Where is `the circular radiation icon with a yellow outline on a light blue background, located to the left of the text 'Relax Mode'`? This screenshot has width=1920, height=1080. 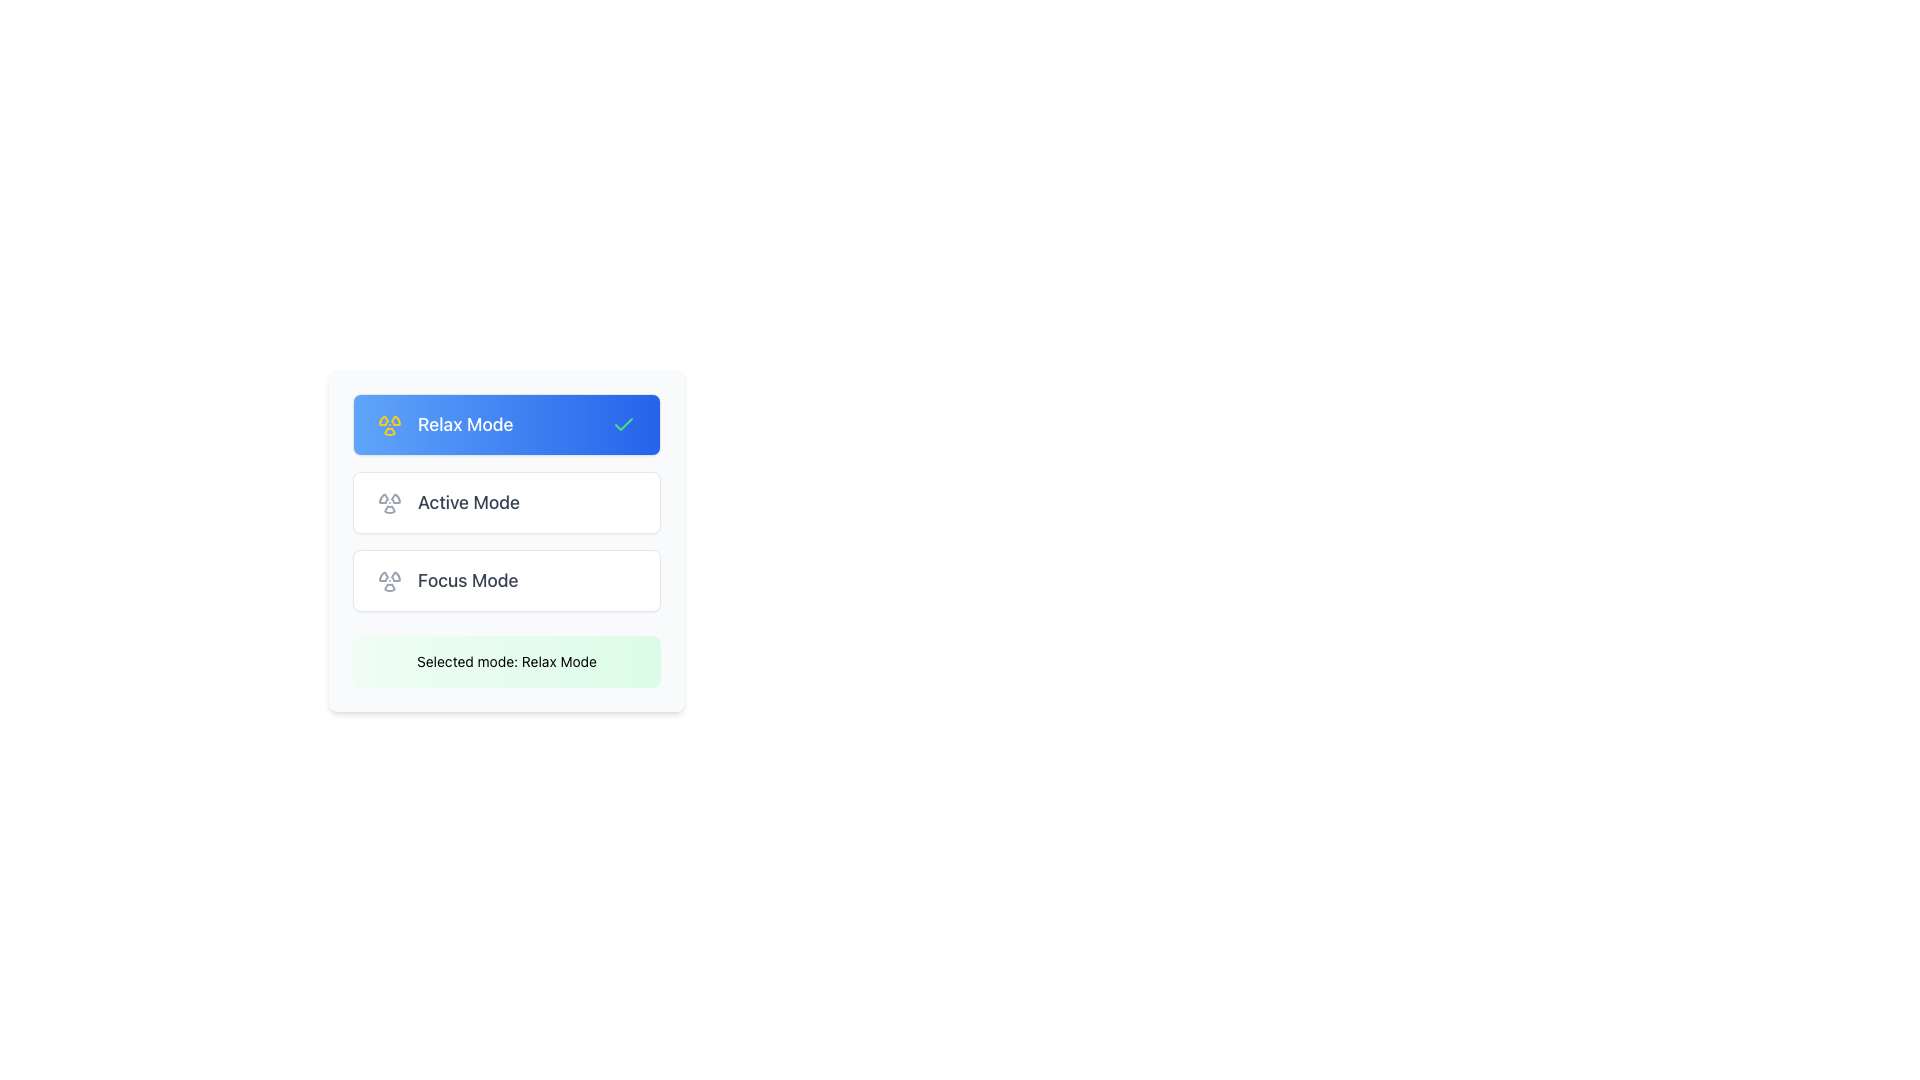 the circular radiation icon with a yellow outline on a light blue background, located to the left of the text 'Relax Mode' is located at coordinates (389, 423).